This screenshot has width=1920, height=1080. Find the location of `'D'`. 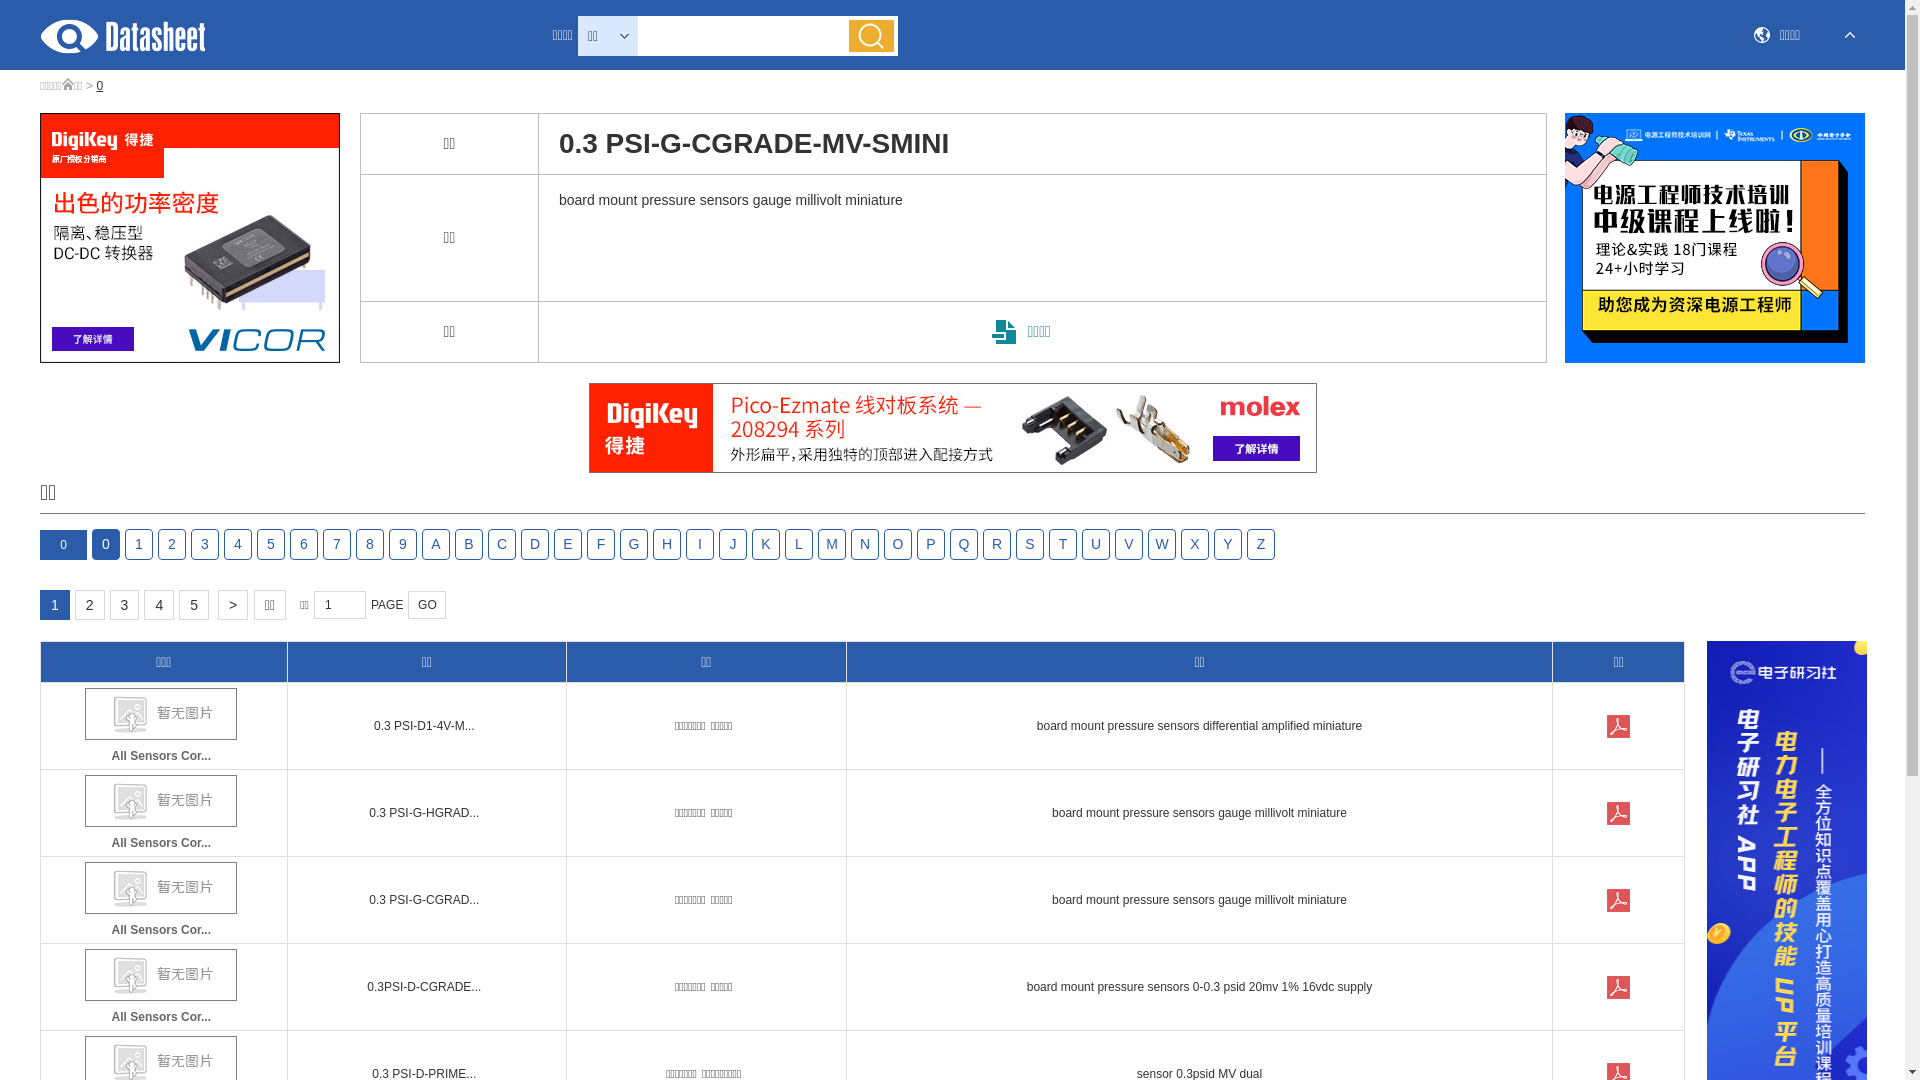

'D' is located at coordinates (534, 544).